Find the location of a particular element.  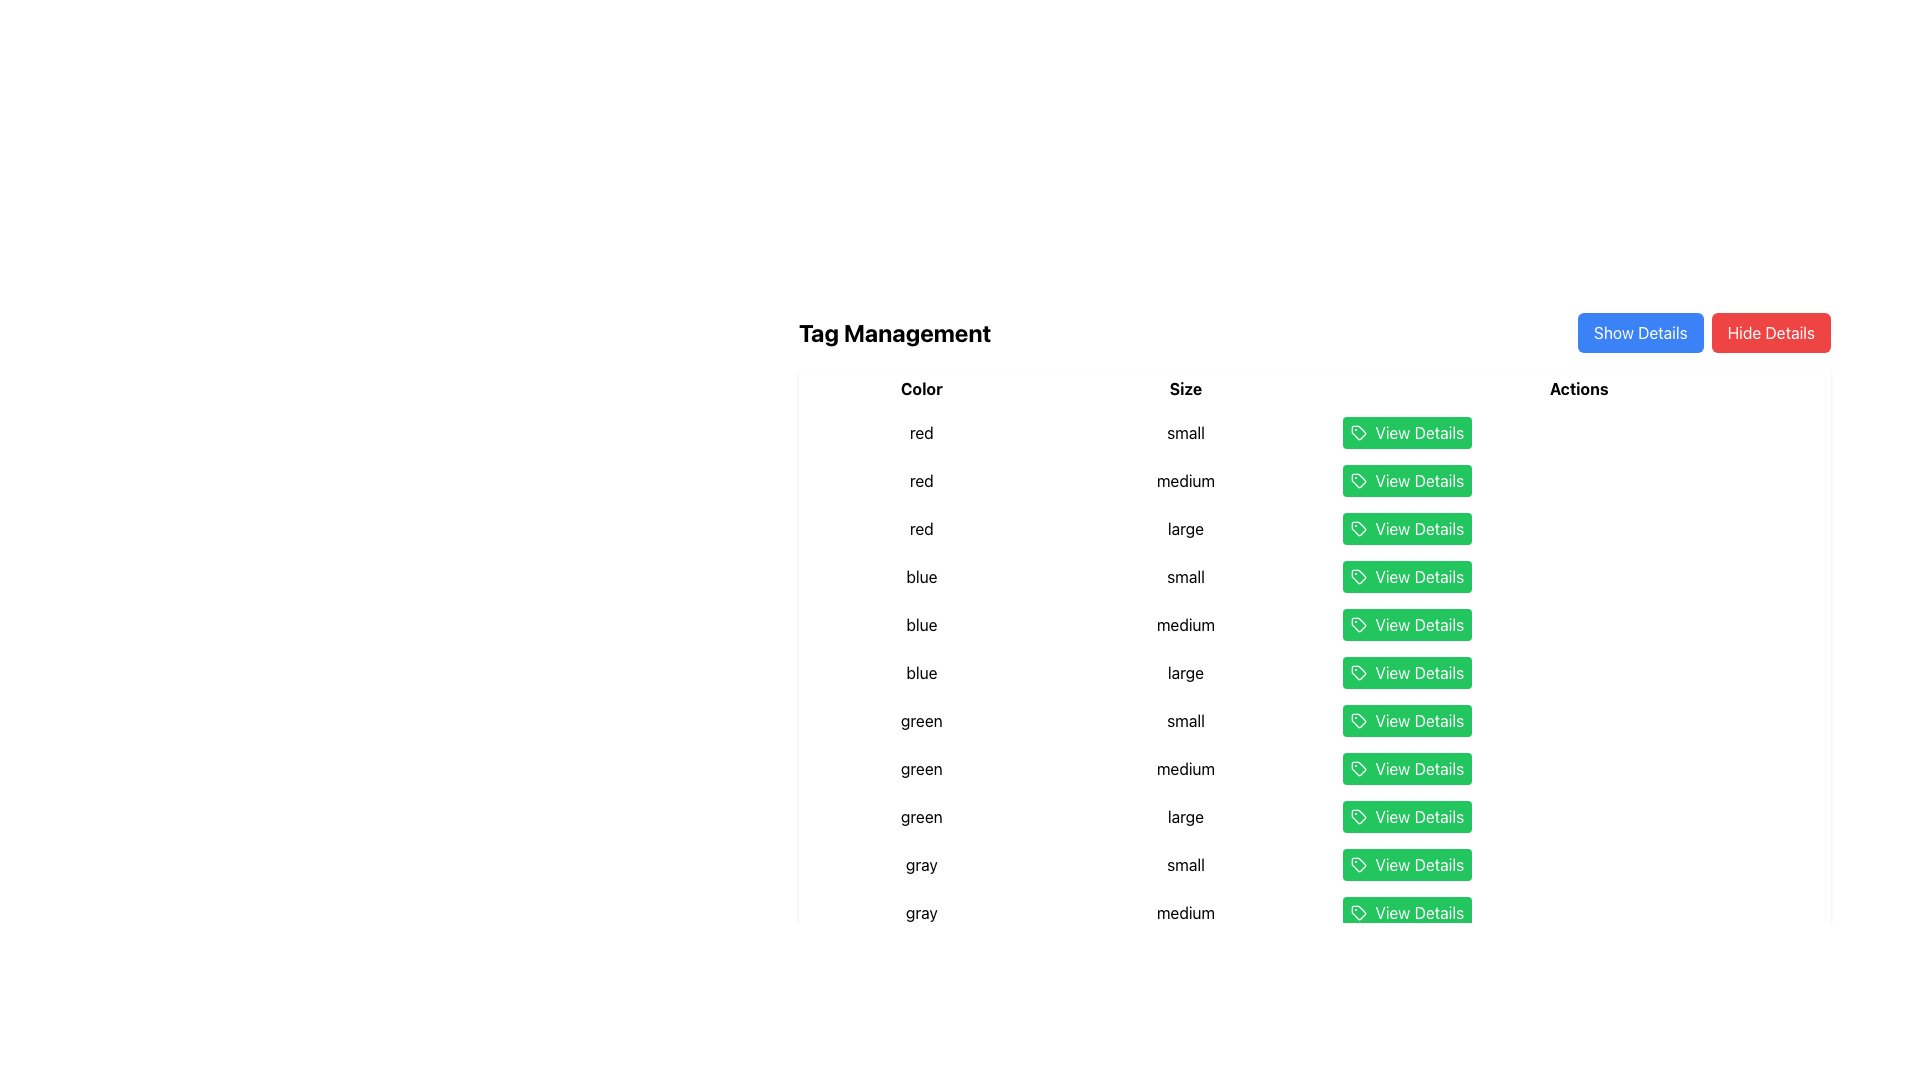

the decorative tag icon located in the Actions column of the table, specifically aligned with the second row for the red medium-sized tag is located at coordinates (1359, 481).